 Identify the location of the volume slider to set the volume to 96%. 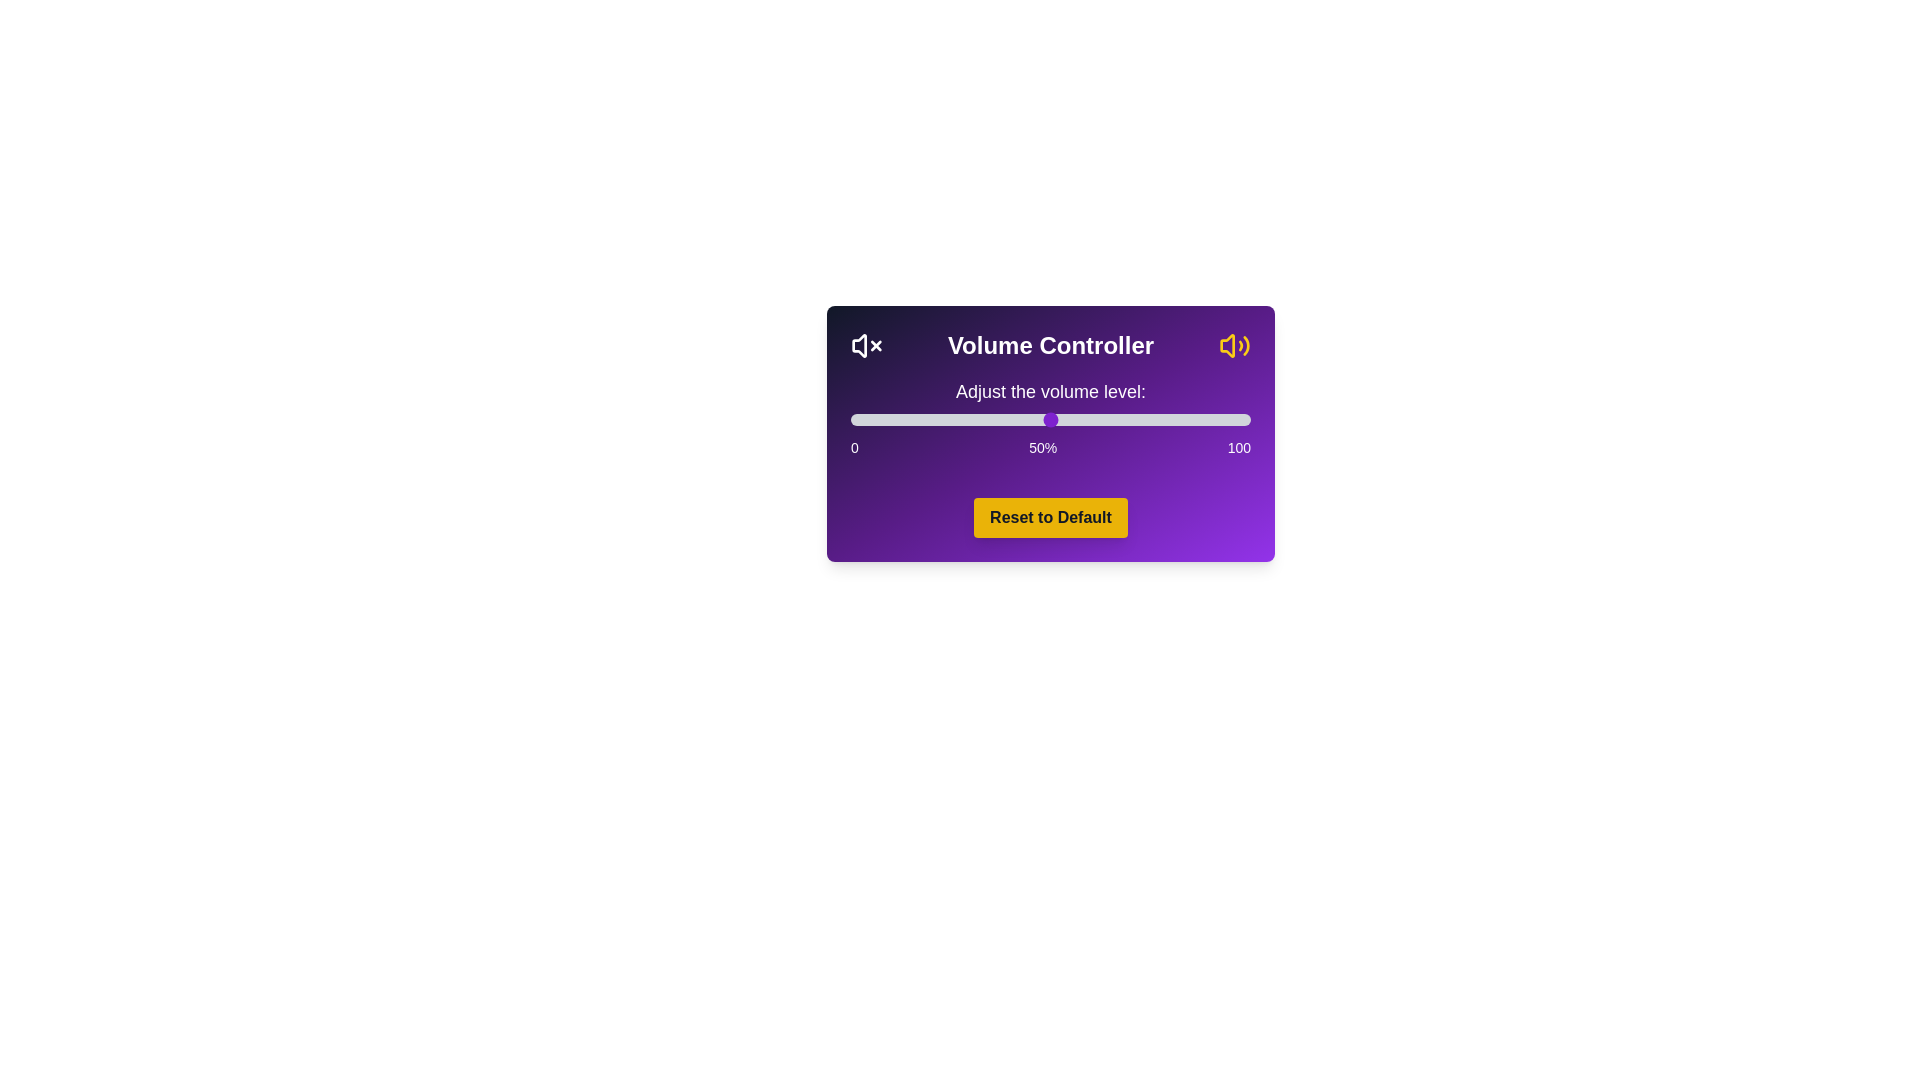
(1233, 419).